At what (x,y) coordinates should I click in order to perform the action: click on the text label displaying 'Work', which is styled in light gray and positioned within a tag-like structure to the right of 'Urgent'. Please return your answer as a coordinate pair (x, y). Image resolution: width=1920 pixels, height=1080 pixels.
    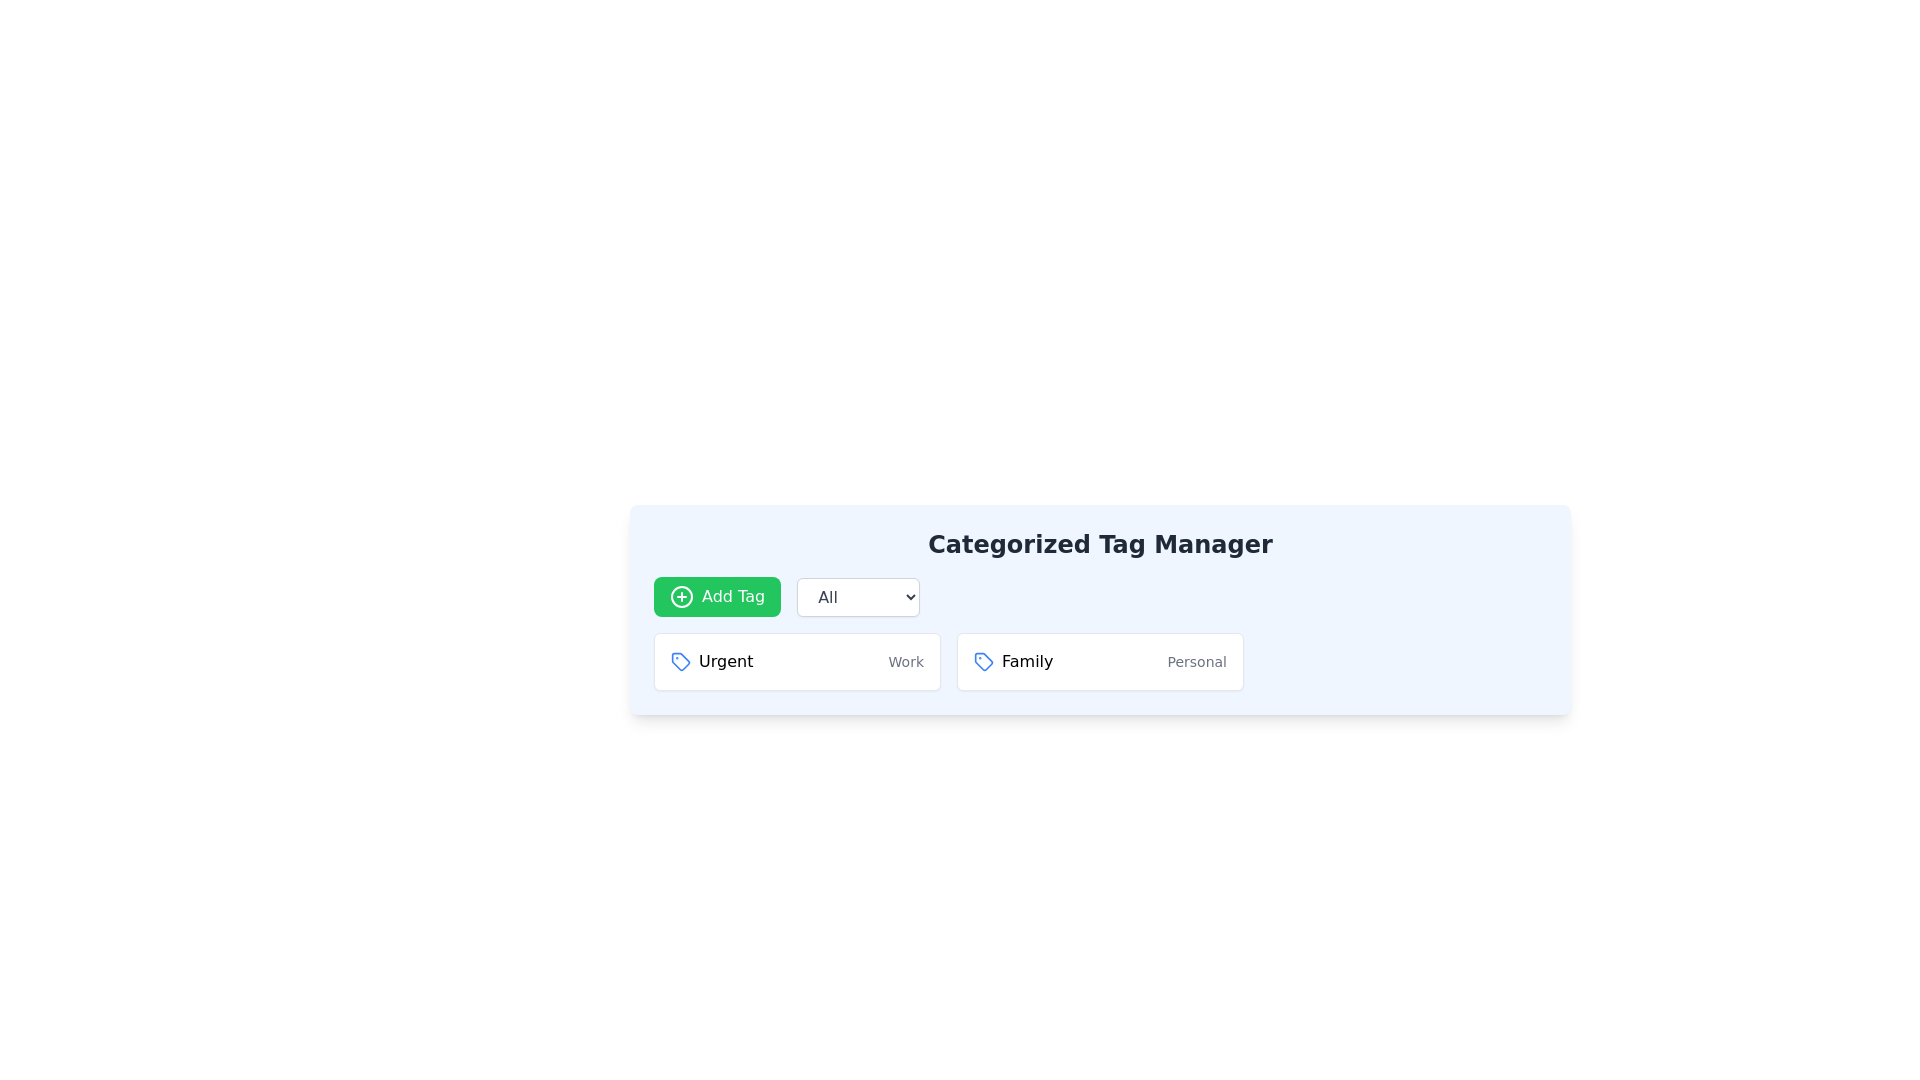
    Looking at the image, I should click on (905, 662).